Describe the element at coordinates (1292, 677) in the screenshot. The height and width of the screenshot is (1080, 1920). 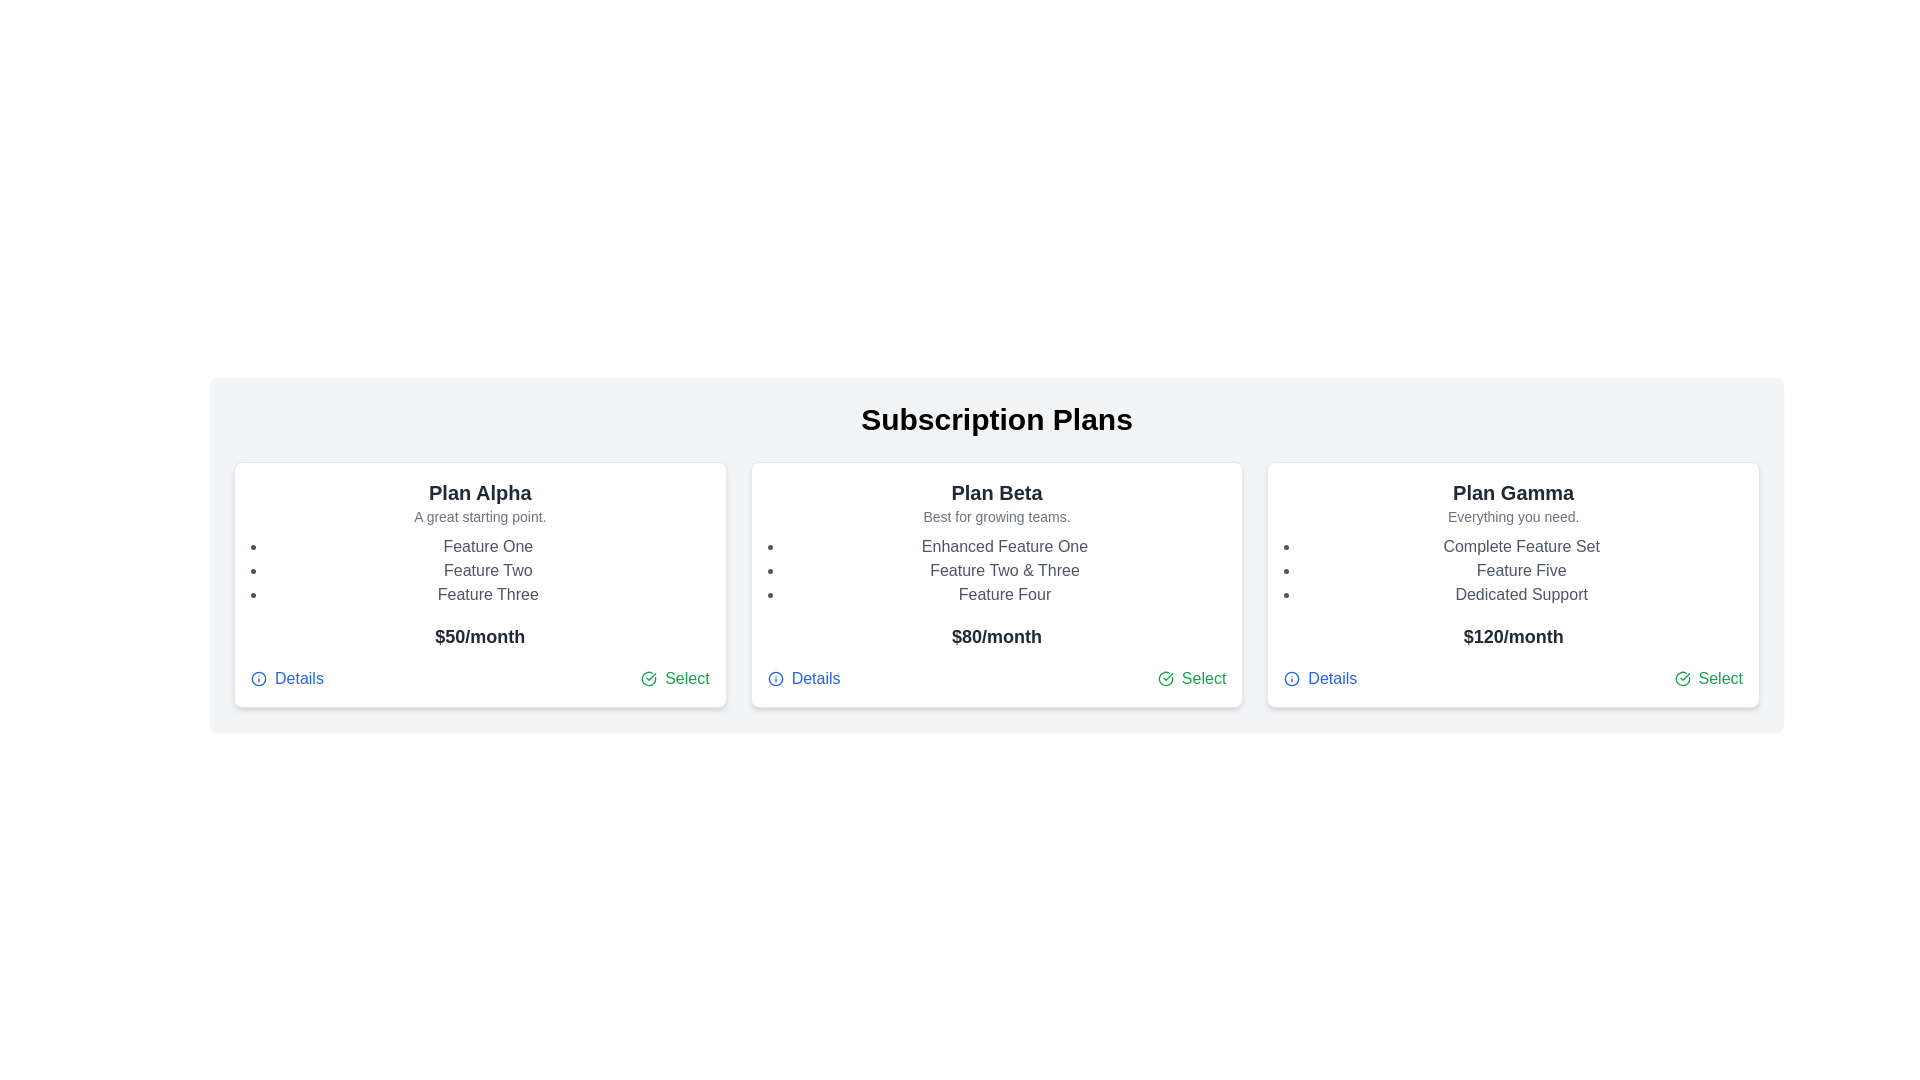
I see `the small blue circular icon with an 'i' in the center, located to the left of the 'Details' text link under the 'Plan Gamma' subscription card` at that location.